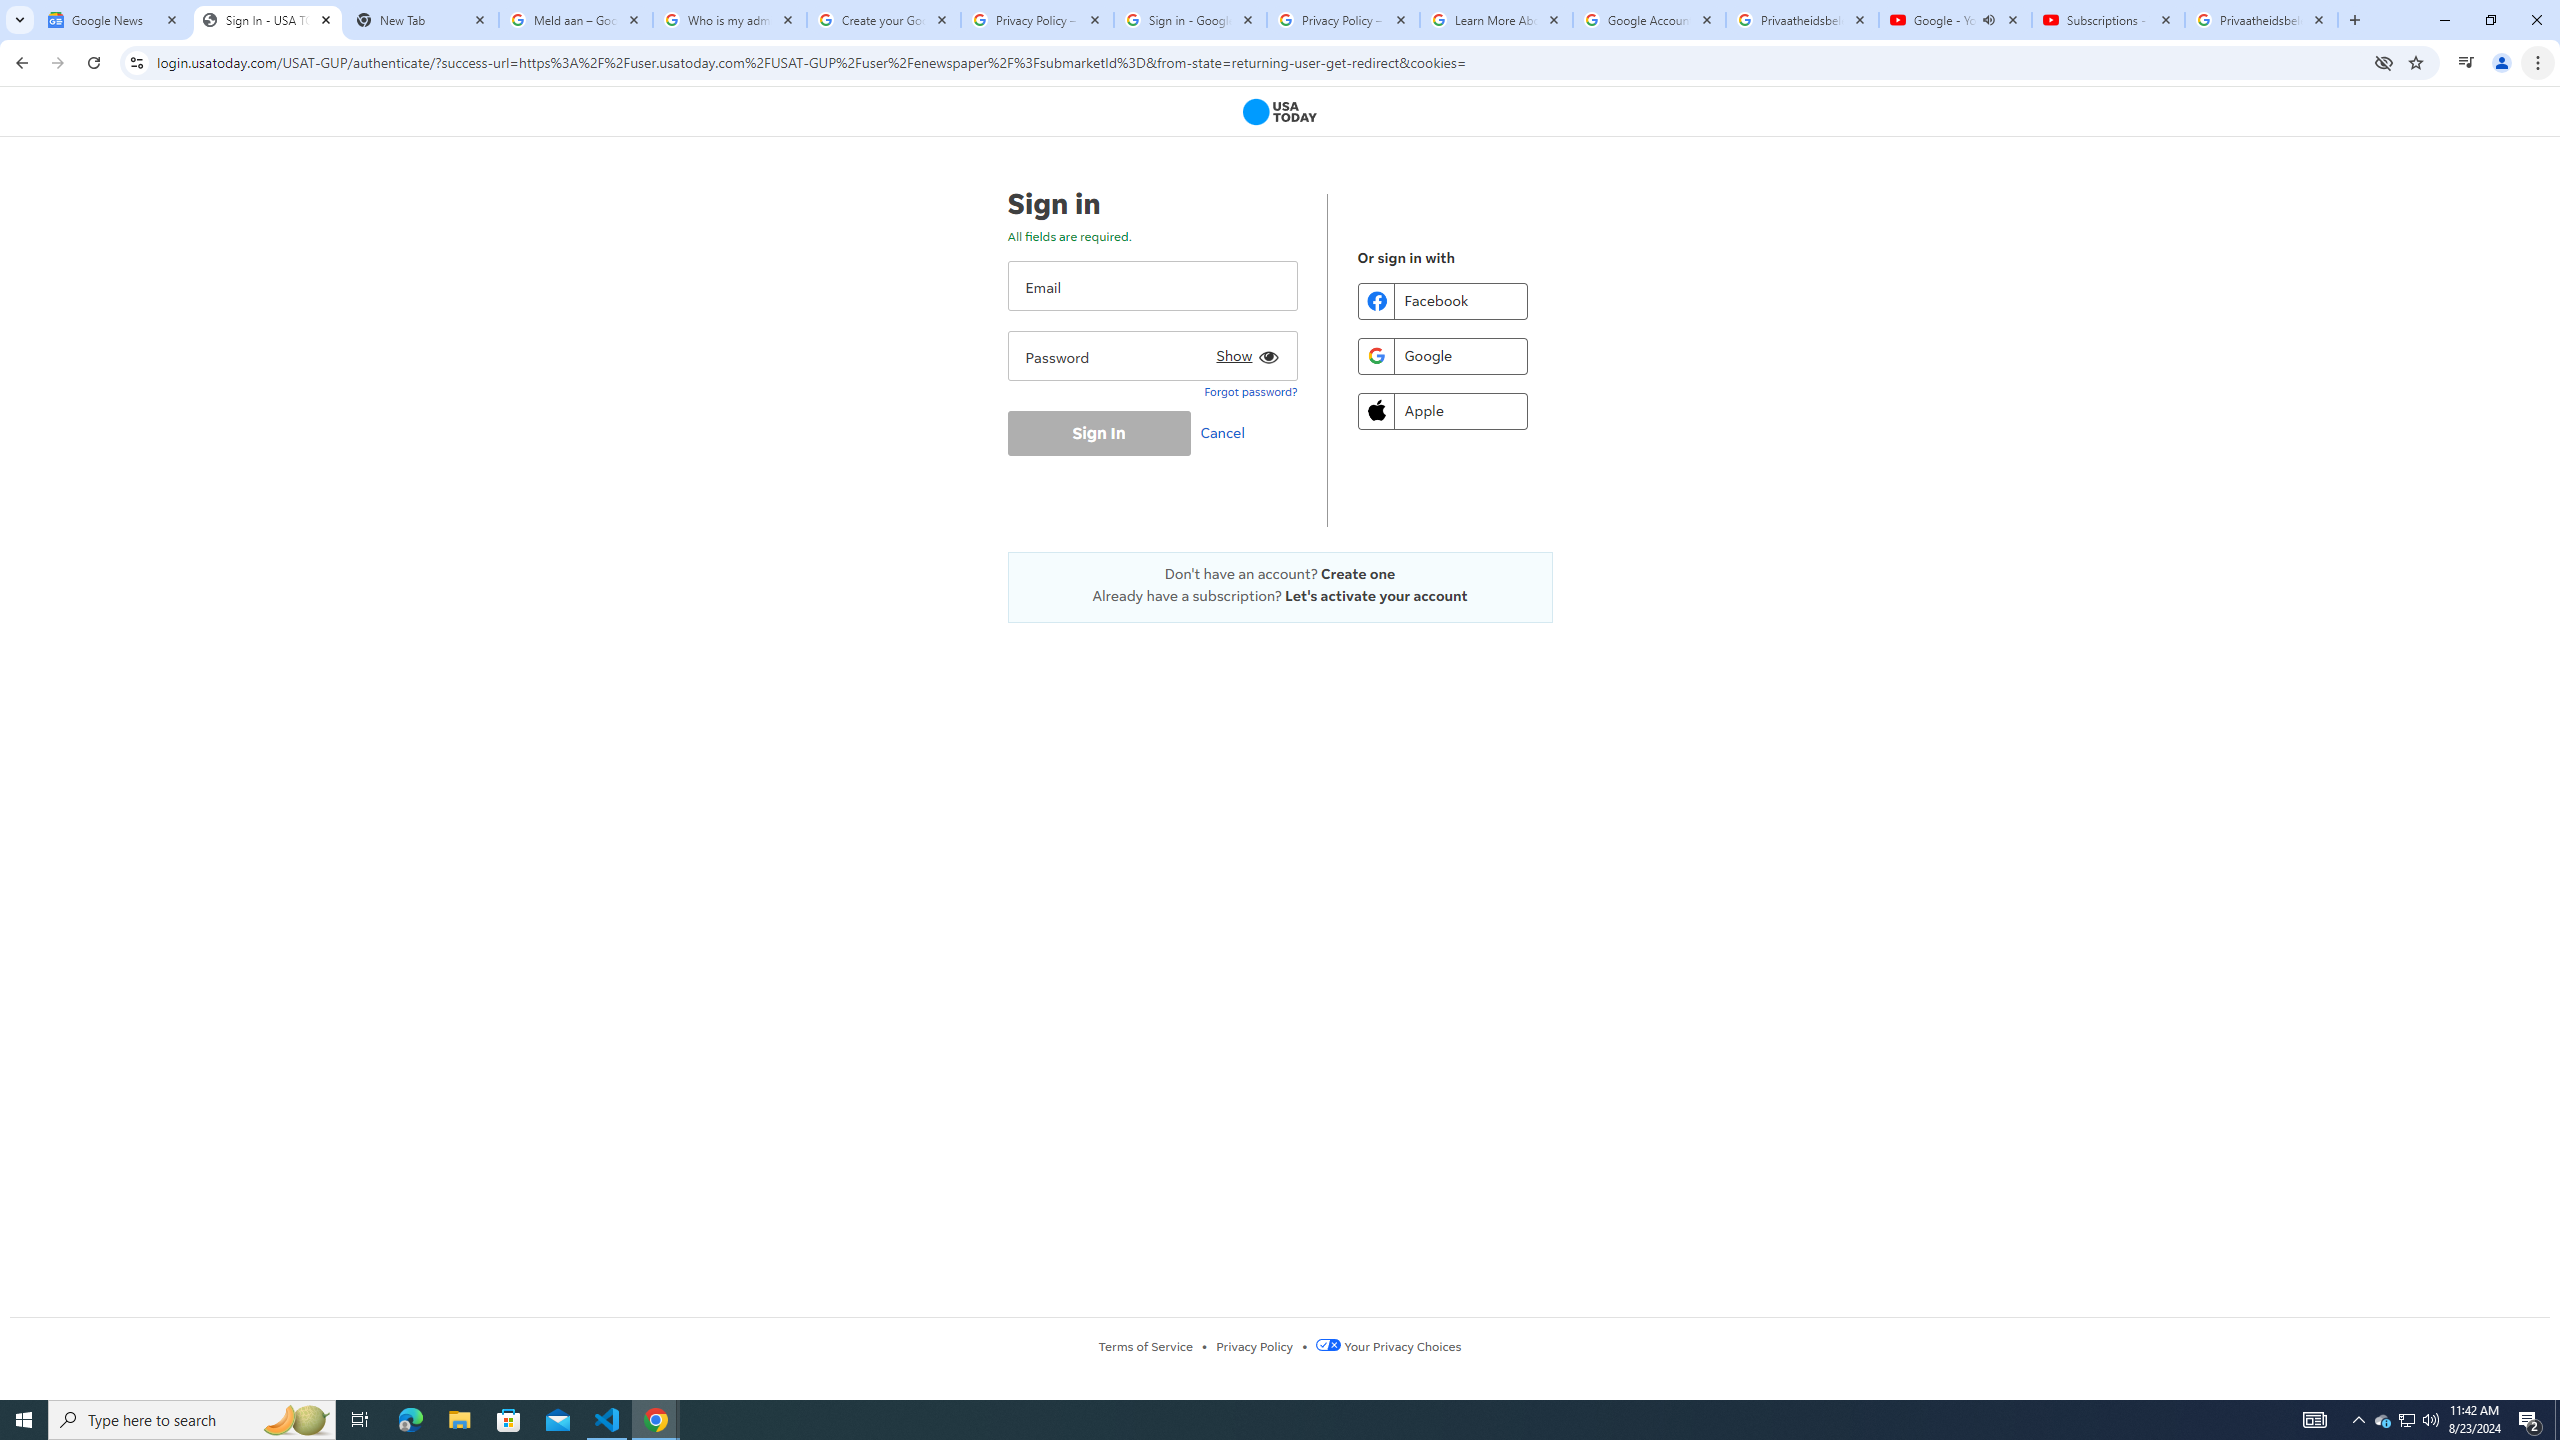 Image resolution: width=2560 pixels, height=1440 pixels. What do you see at coordinates (2502, 62) in the screenshot?
I see `'You'` at bounding box center [2502, 62].